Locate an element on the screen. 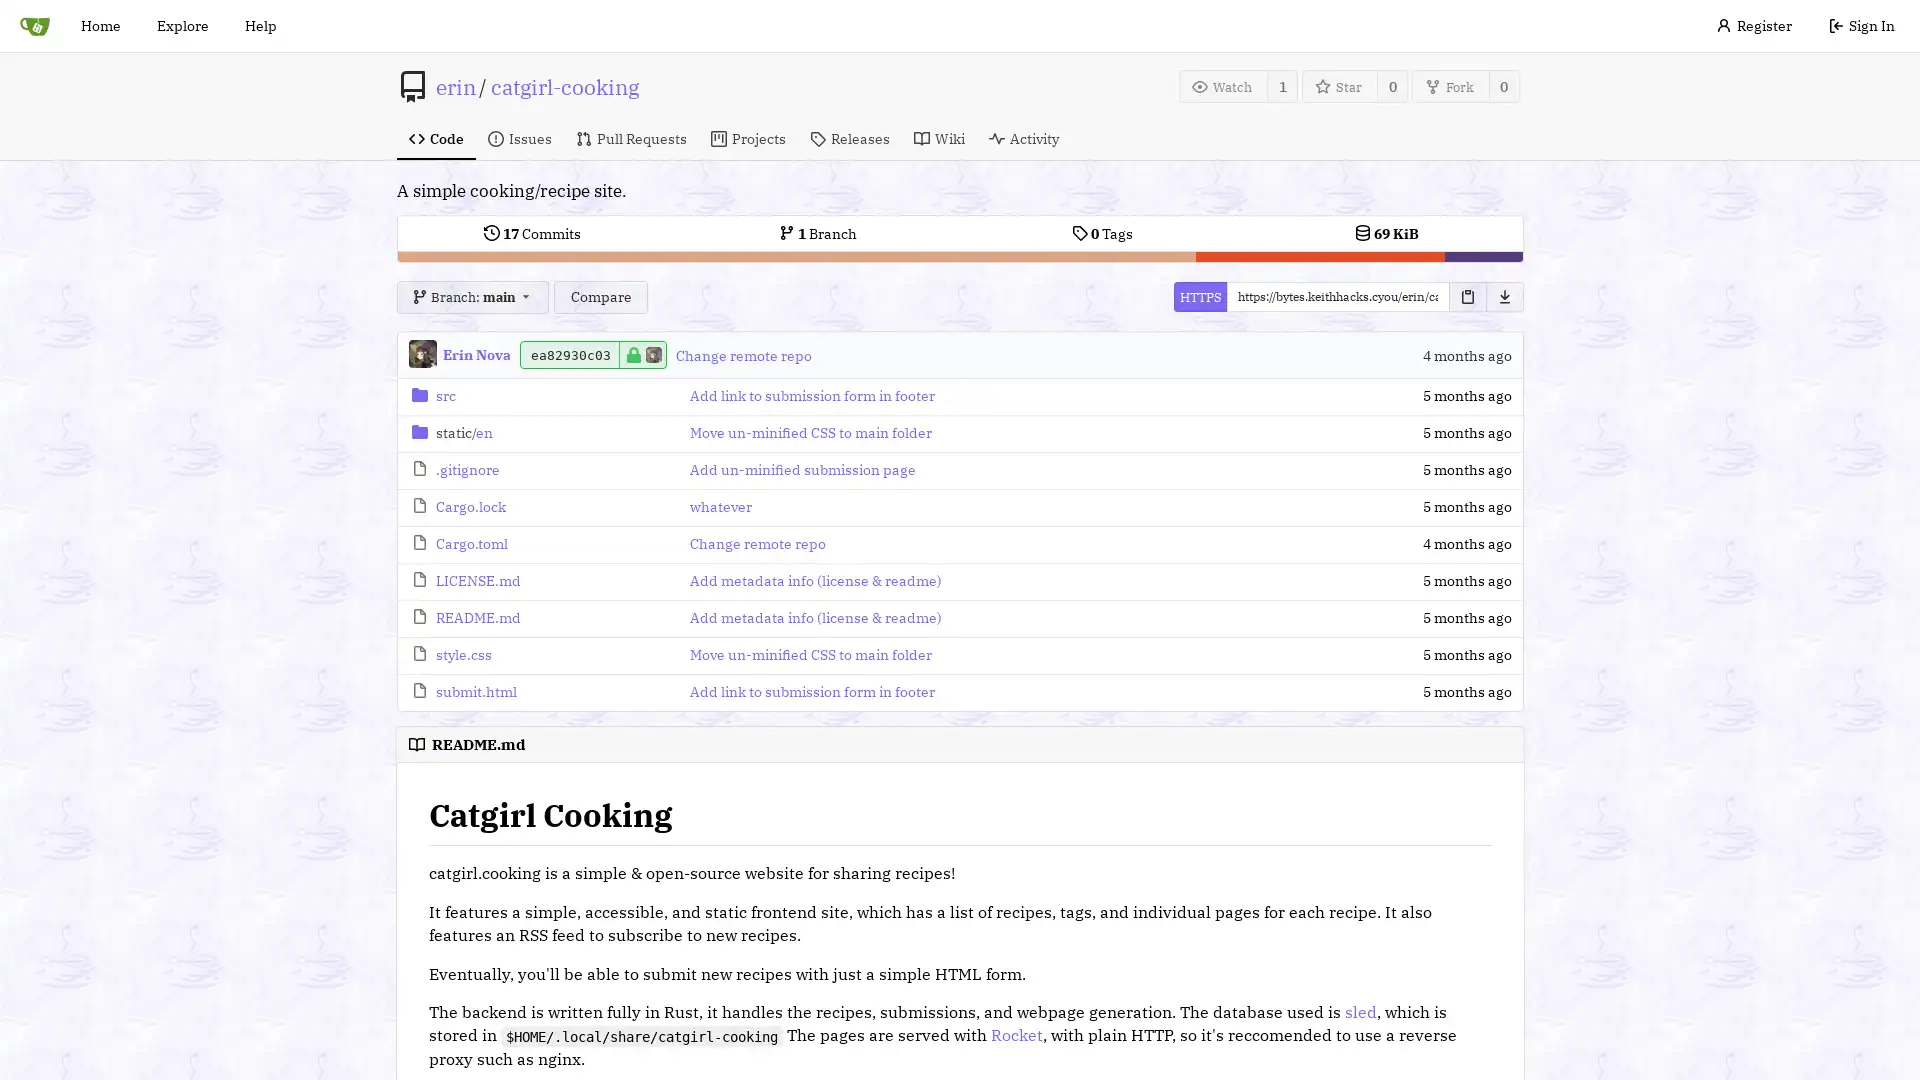 The height and width of the screenshot is (1080, 1920). Star is located at coordinates (1339, 85).